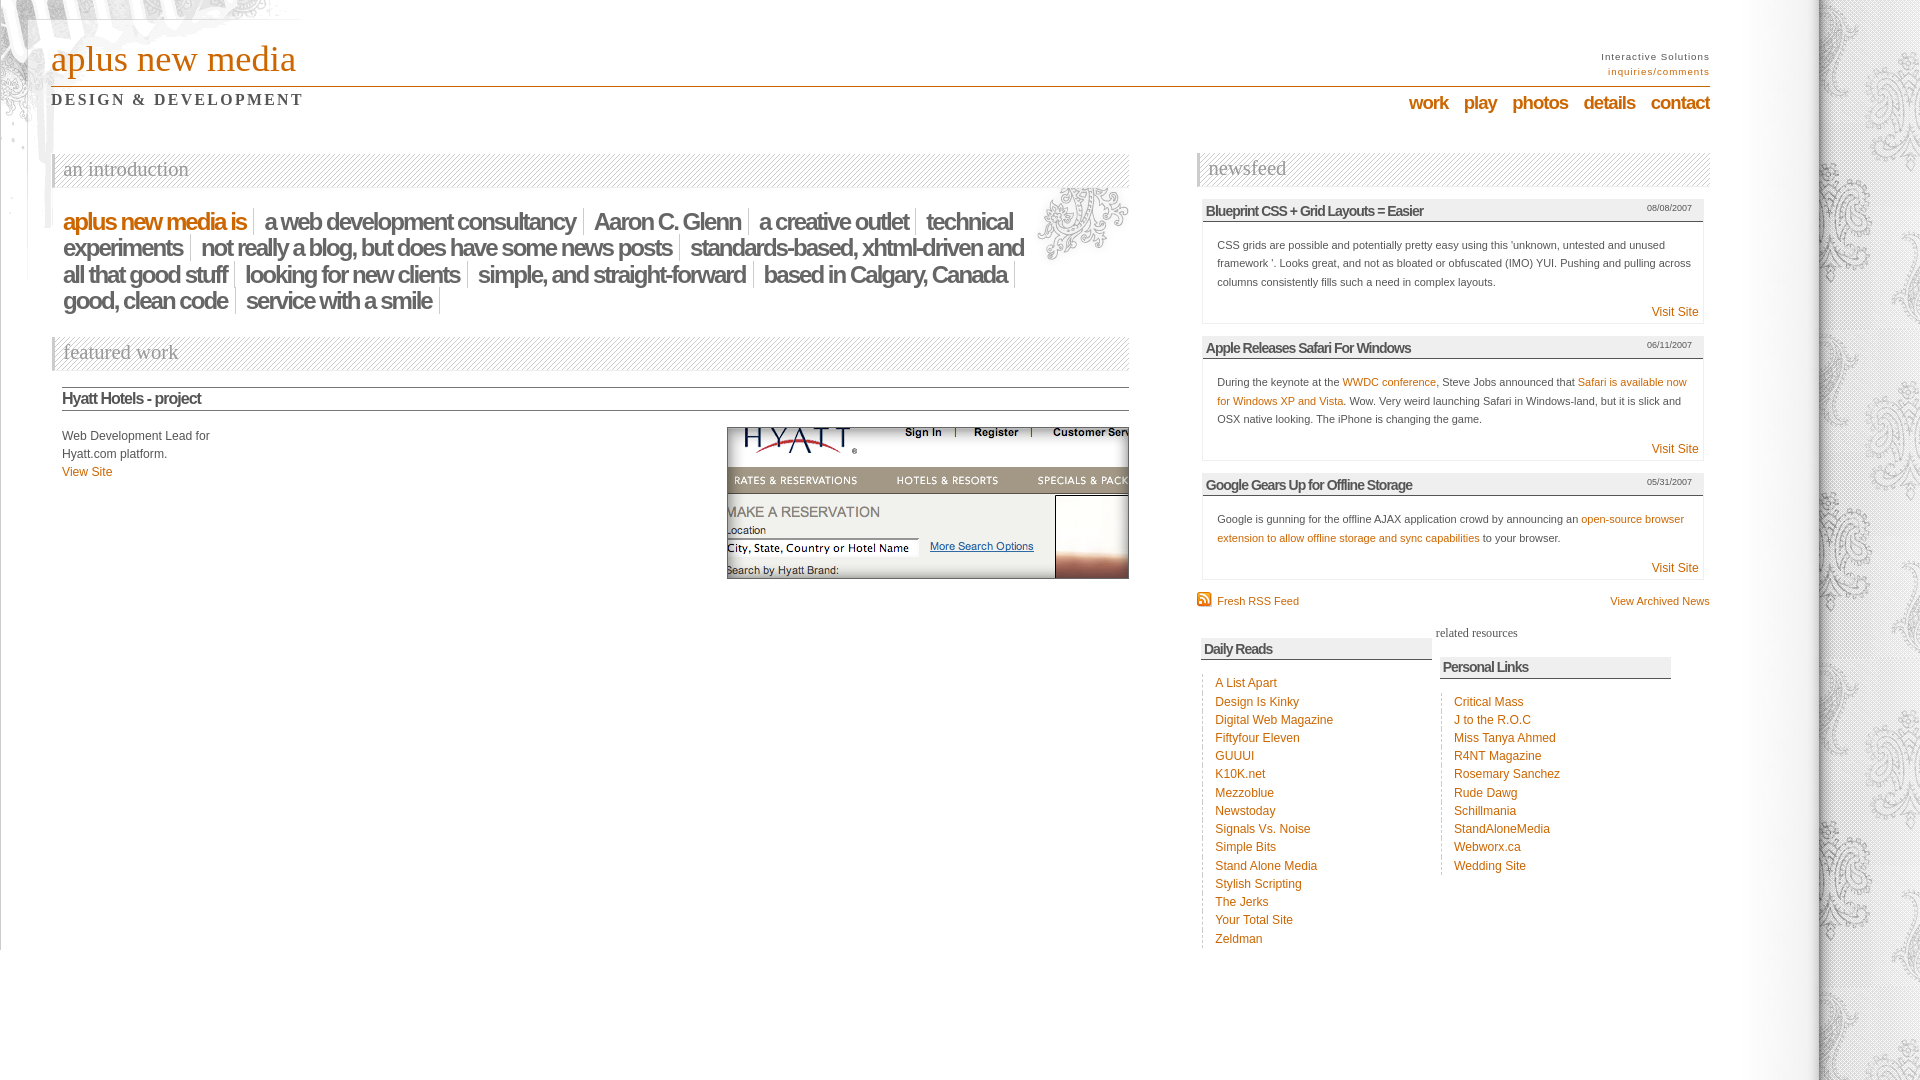 The width and height of the screenshot is (1920, 1080). I want to click on 'Webworx.ca', so click(1554, 847).